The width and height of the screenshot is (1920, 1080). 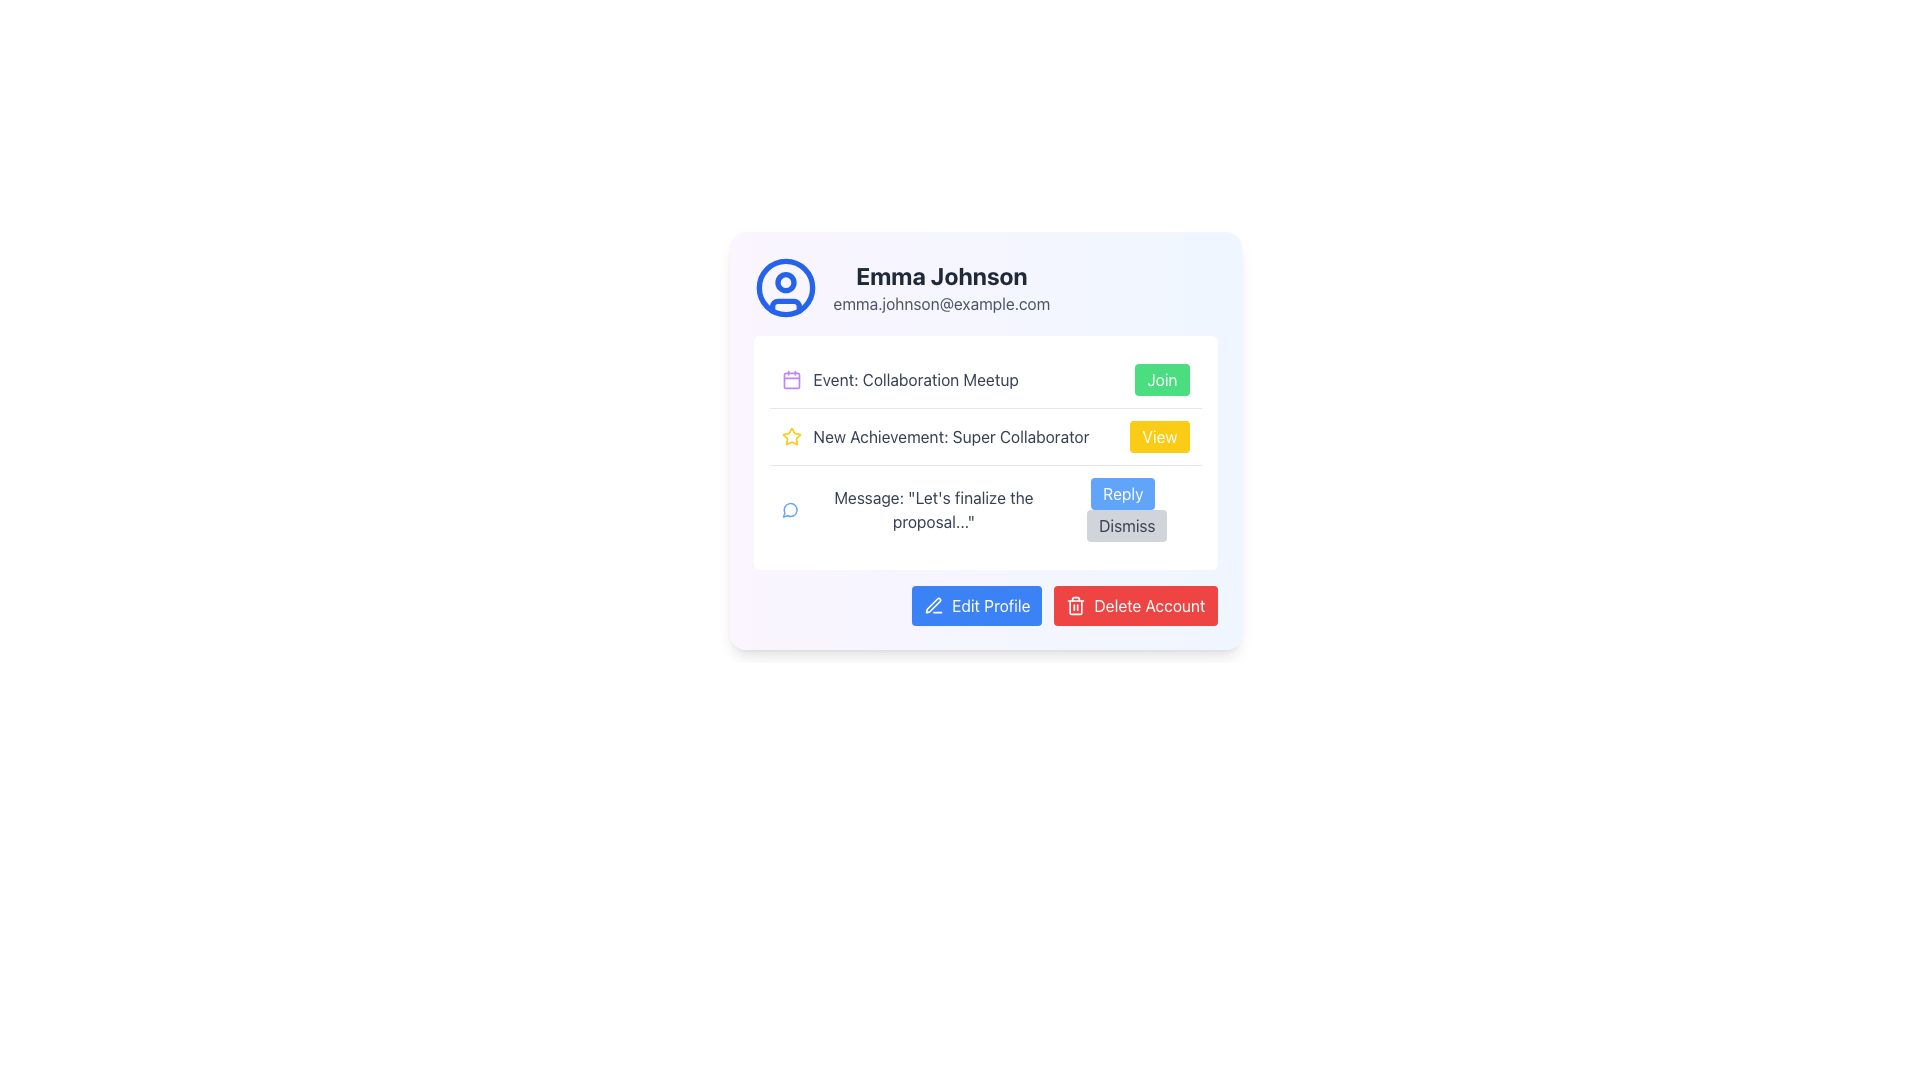 What do you see at coordinates (899, 380) in the screenshot?
I see `event details from the element labeled 'Event: Collaboration Meetup' which includes a purple calendar icon and is the first item in a list, located to the left of a green 'Join' button` at bounding box center [899, 380].